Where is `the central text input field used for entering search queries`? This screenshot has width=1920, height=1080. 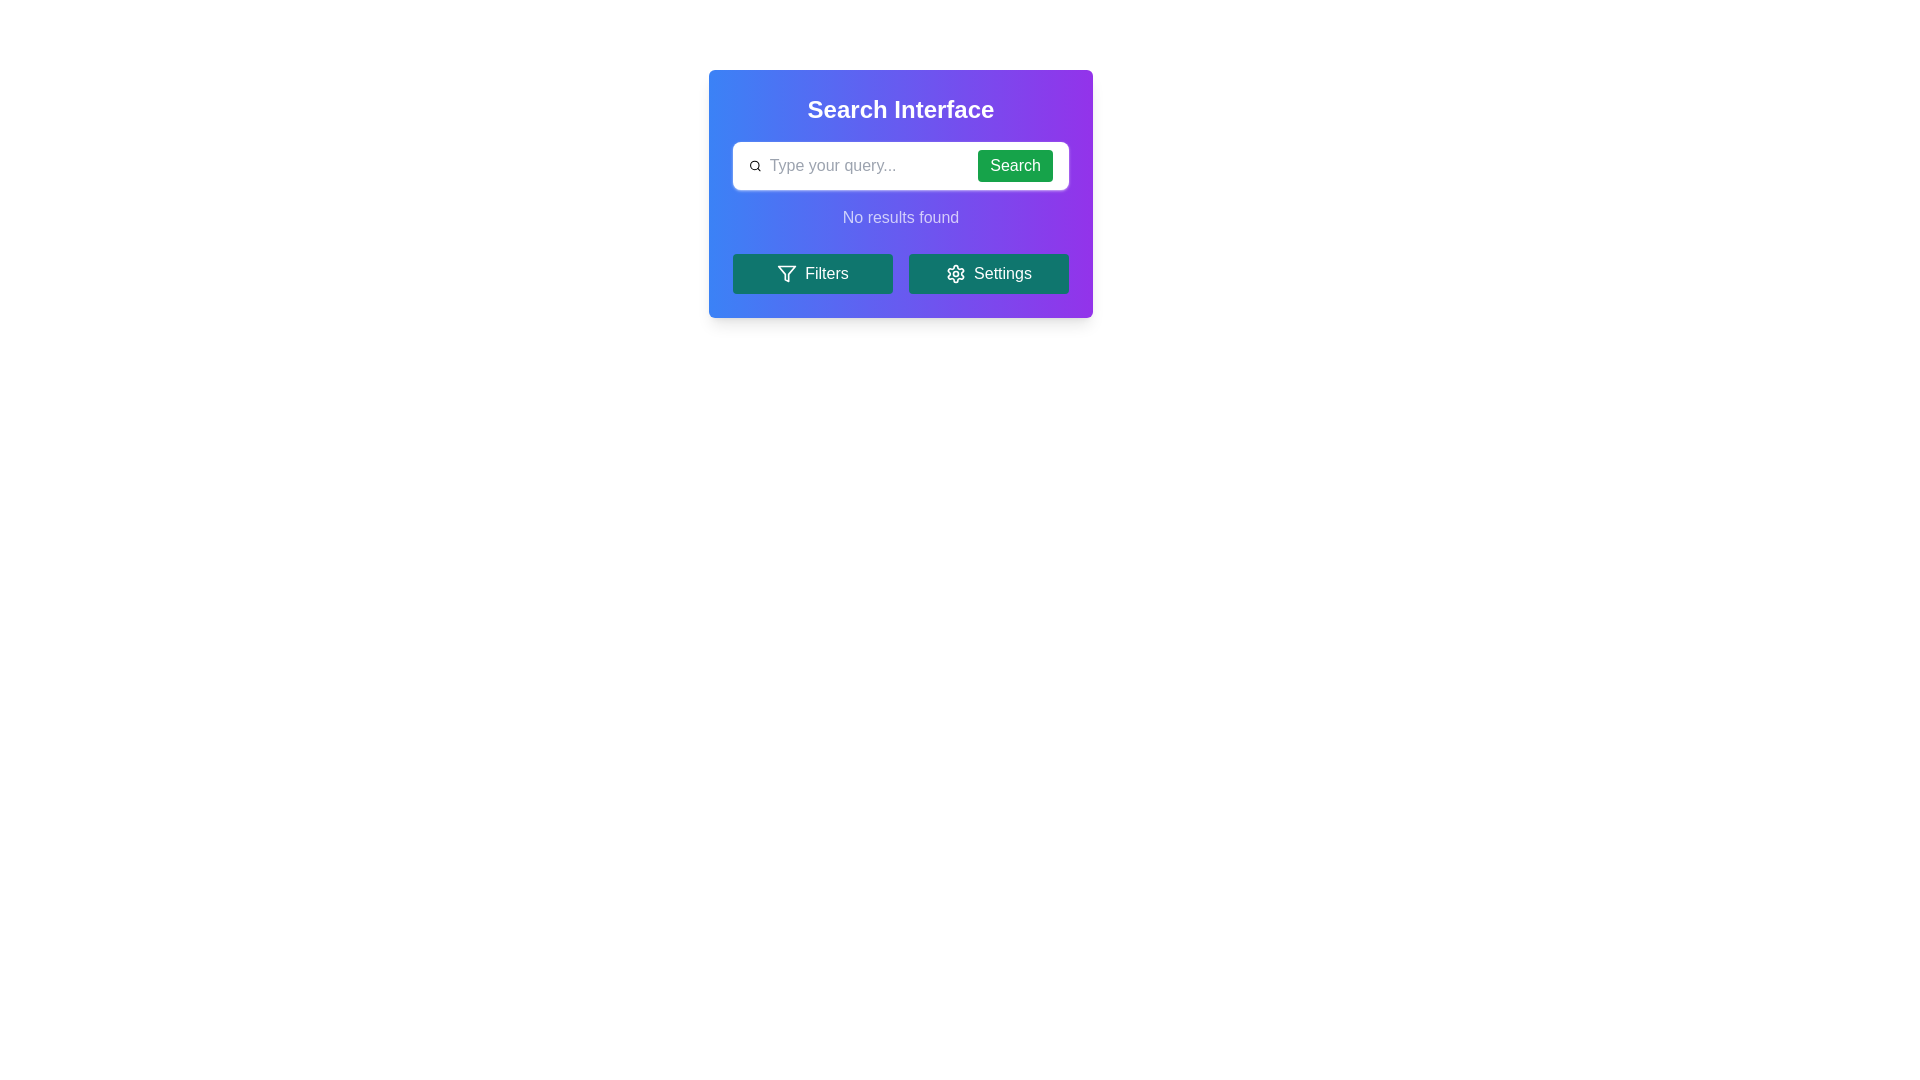
the central text input field used for entering search queries is located at coordinates (865, 164).